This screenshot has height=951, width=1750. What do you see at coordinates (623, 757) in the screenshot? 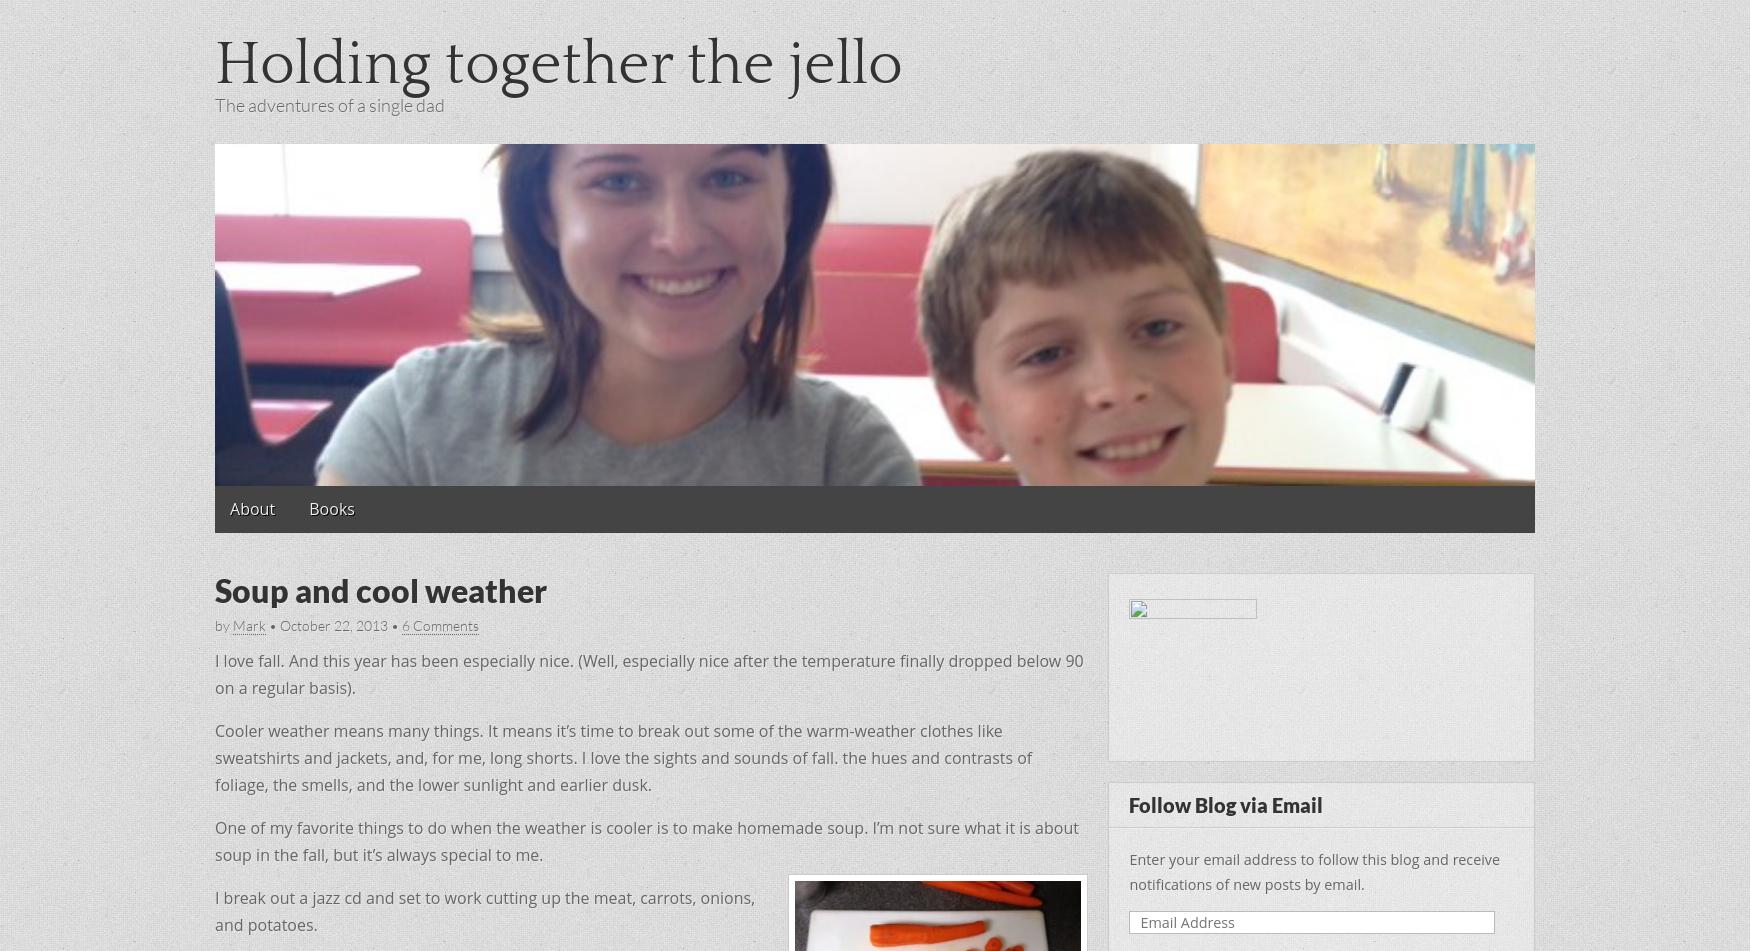
I see `'Cooler weather means many things. It means it’s time to break out some of the warm-weather clothes like sweatshirts and jackets, and, for me, long shorts. I love the sights and sounds of fall. the hues and contrasts of foliage, the smells, and the lower sunlight and earlier dusk.'` at bounding box center [623, 757].